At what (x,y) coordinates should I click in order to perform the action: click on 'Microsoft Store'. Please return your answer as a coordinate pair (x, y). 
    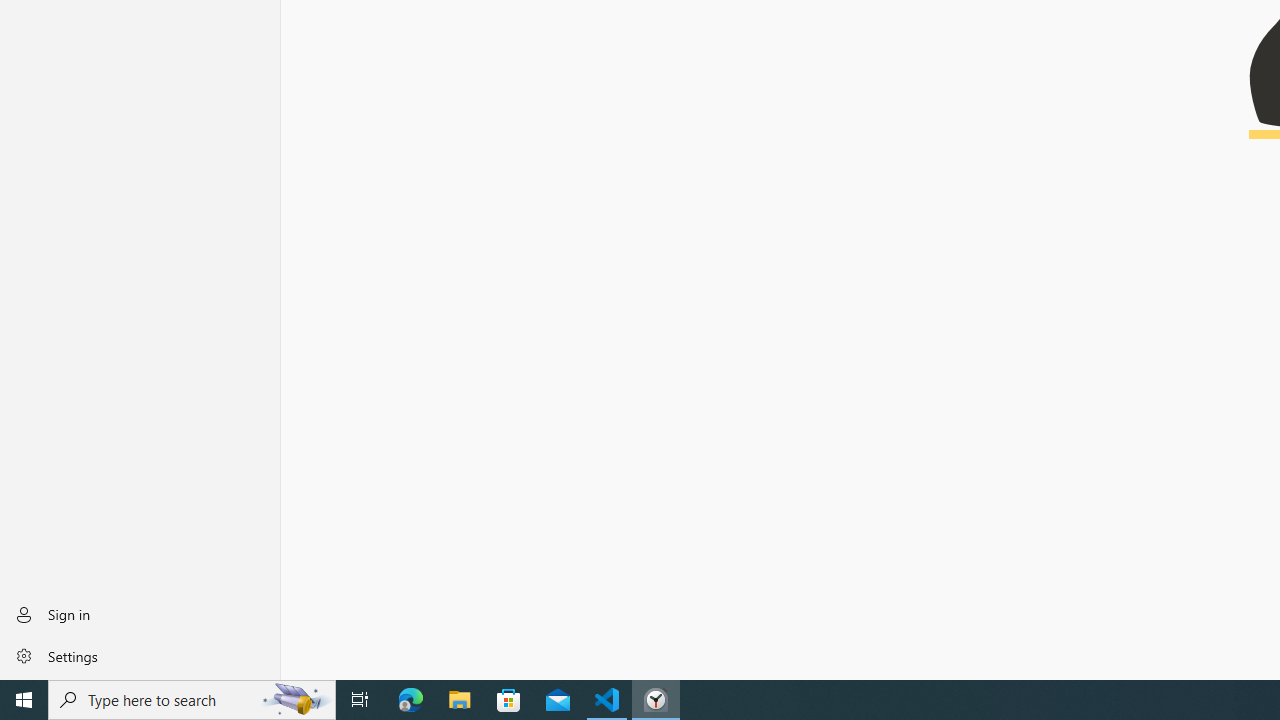
    Looking at the image, I should click on (509, 698).